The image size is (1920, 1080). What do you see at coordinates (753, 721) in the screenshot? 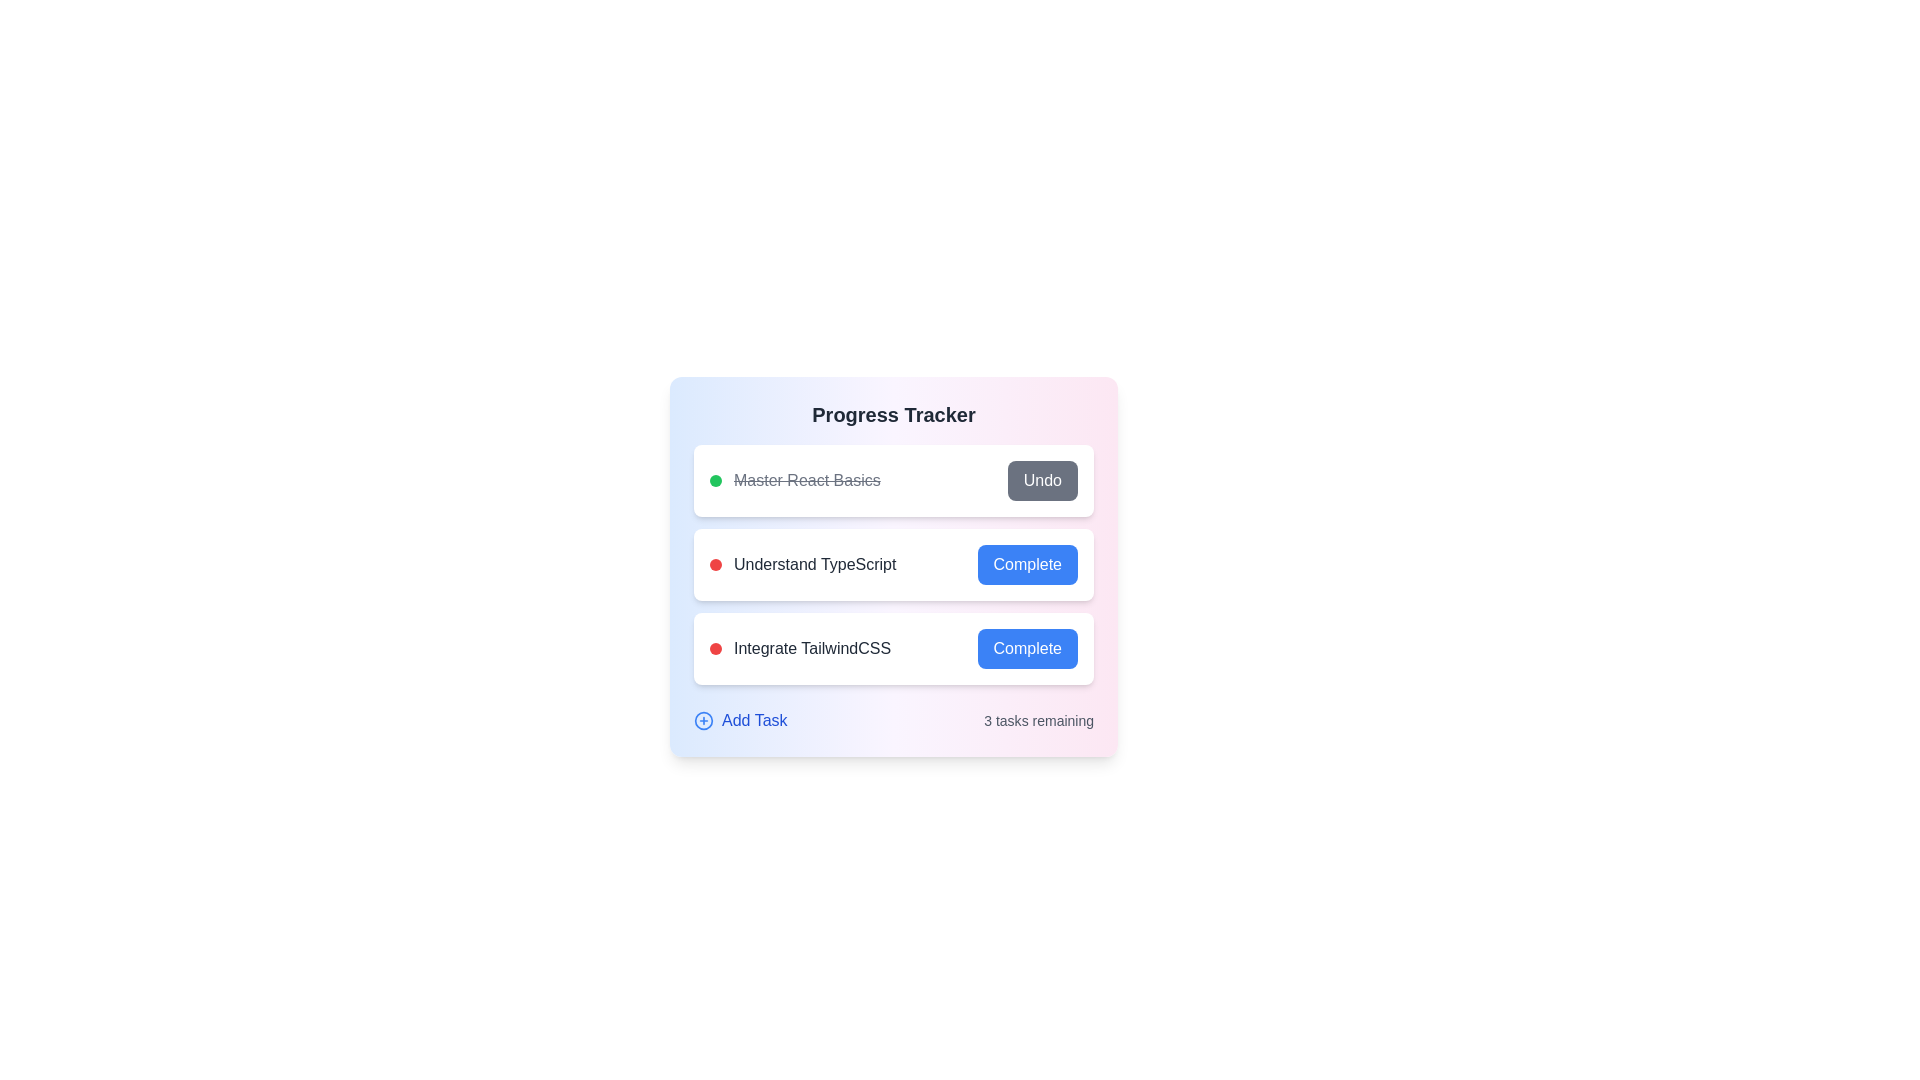
I see `the 'Add Task' text label, which is a blue, medium-weight, sans-serif styled text located at the bottom-left corner of the 'Progress Tracker' card, adjacent to a blue circle icon with a plus sign` at bounding box center [753, 721].